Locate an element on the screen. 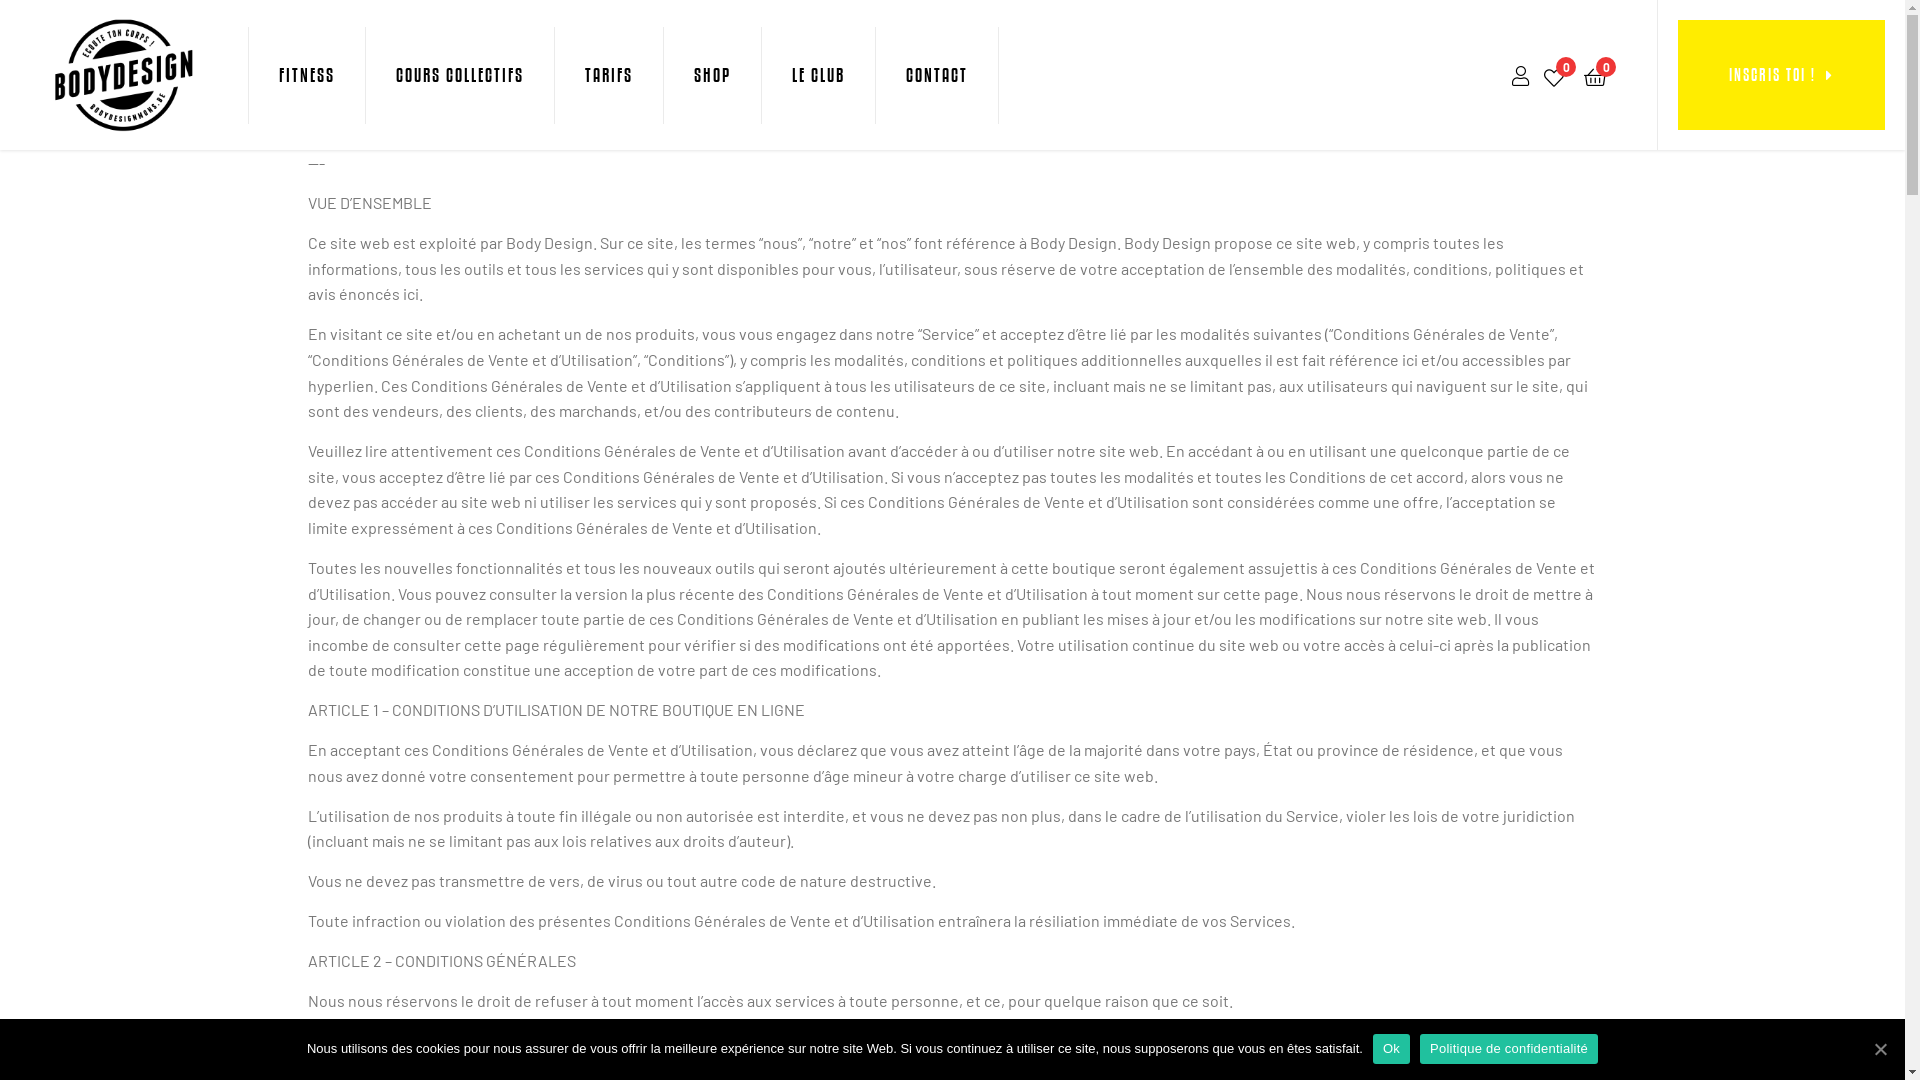 The height and width of the screenshot is (1080, 1920). 'CONTACT' is located at coordinates (935, 74).